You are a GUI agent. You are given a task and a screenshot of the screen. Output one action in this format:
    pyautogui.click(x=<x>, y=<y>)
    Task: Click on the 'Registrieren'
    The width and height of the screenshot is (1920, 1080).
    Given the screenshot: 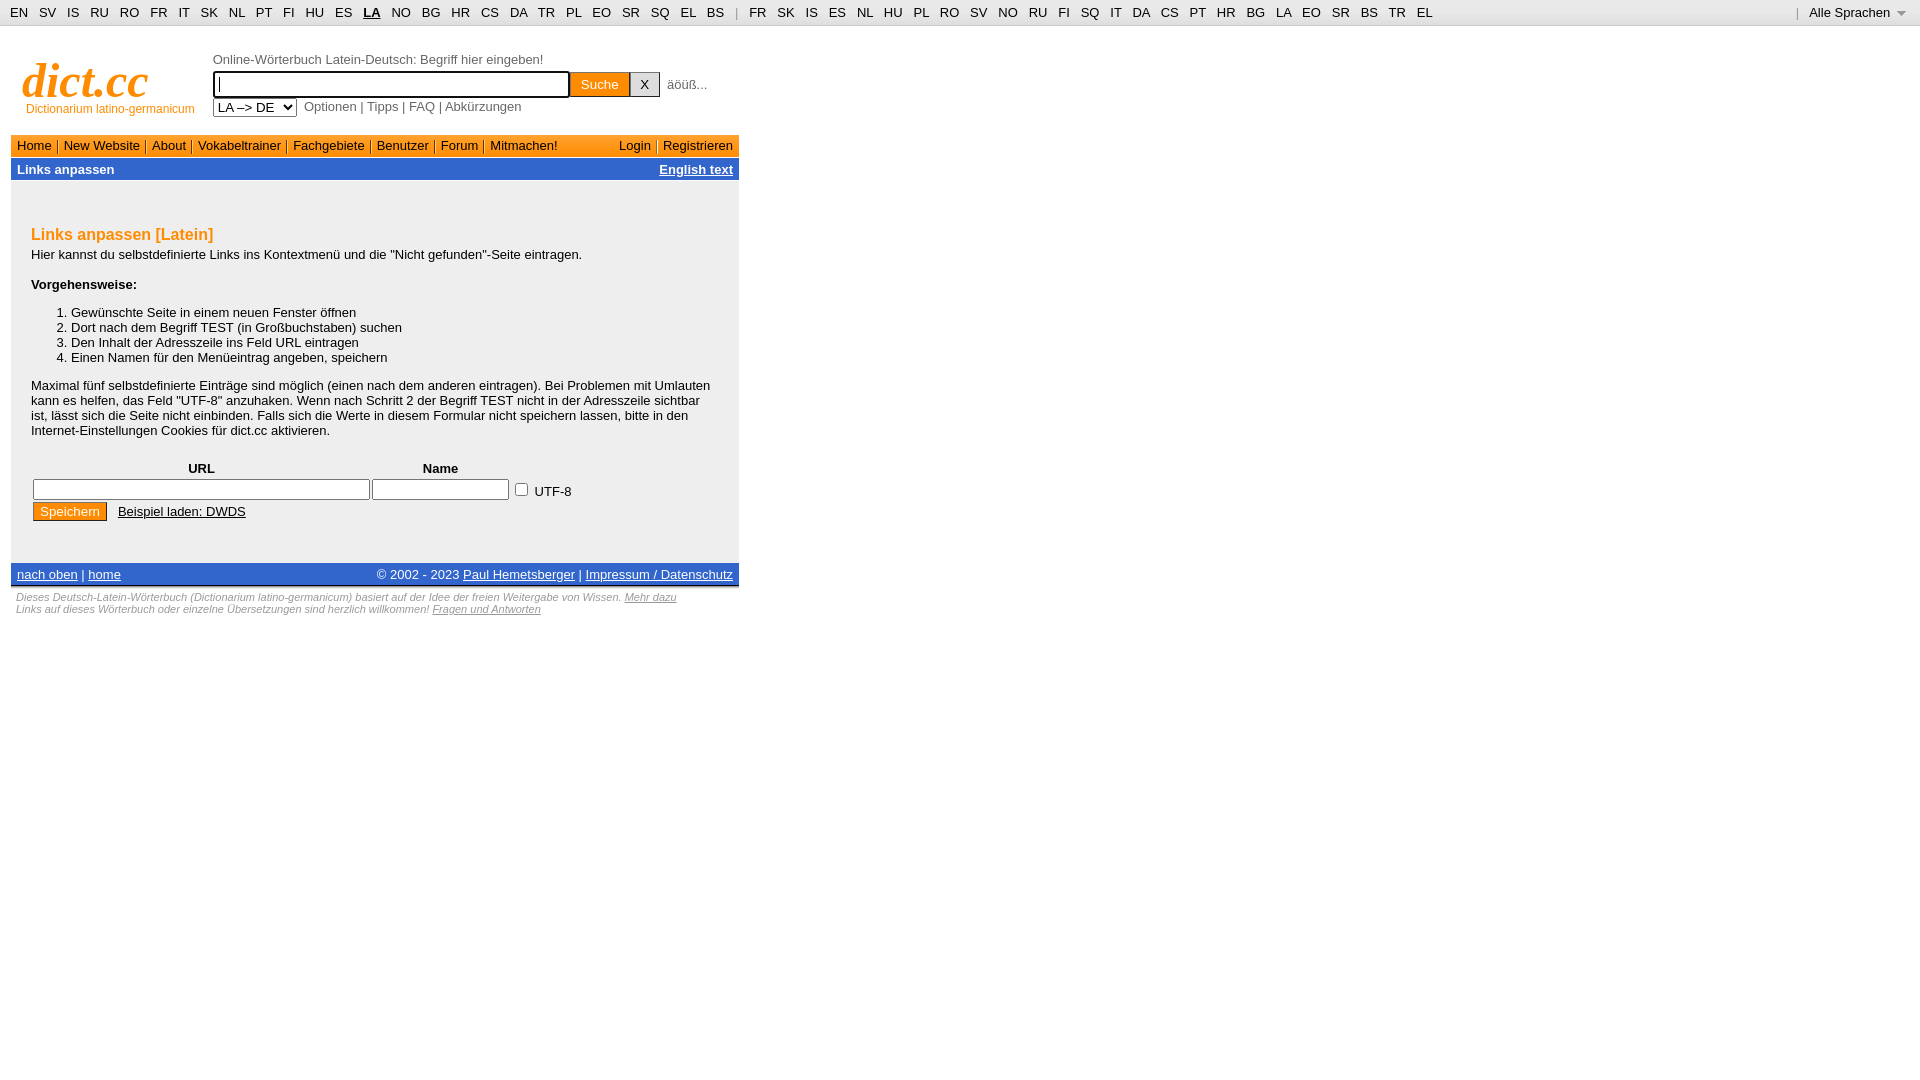 What is the action you would take?
    pyautogui.click(x=697, y=144)
    